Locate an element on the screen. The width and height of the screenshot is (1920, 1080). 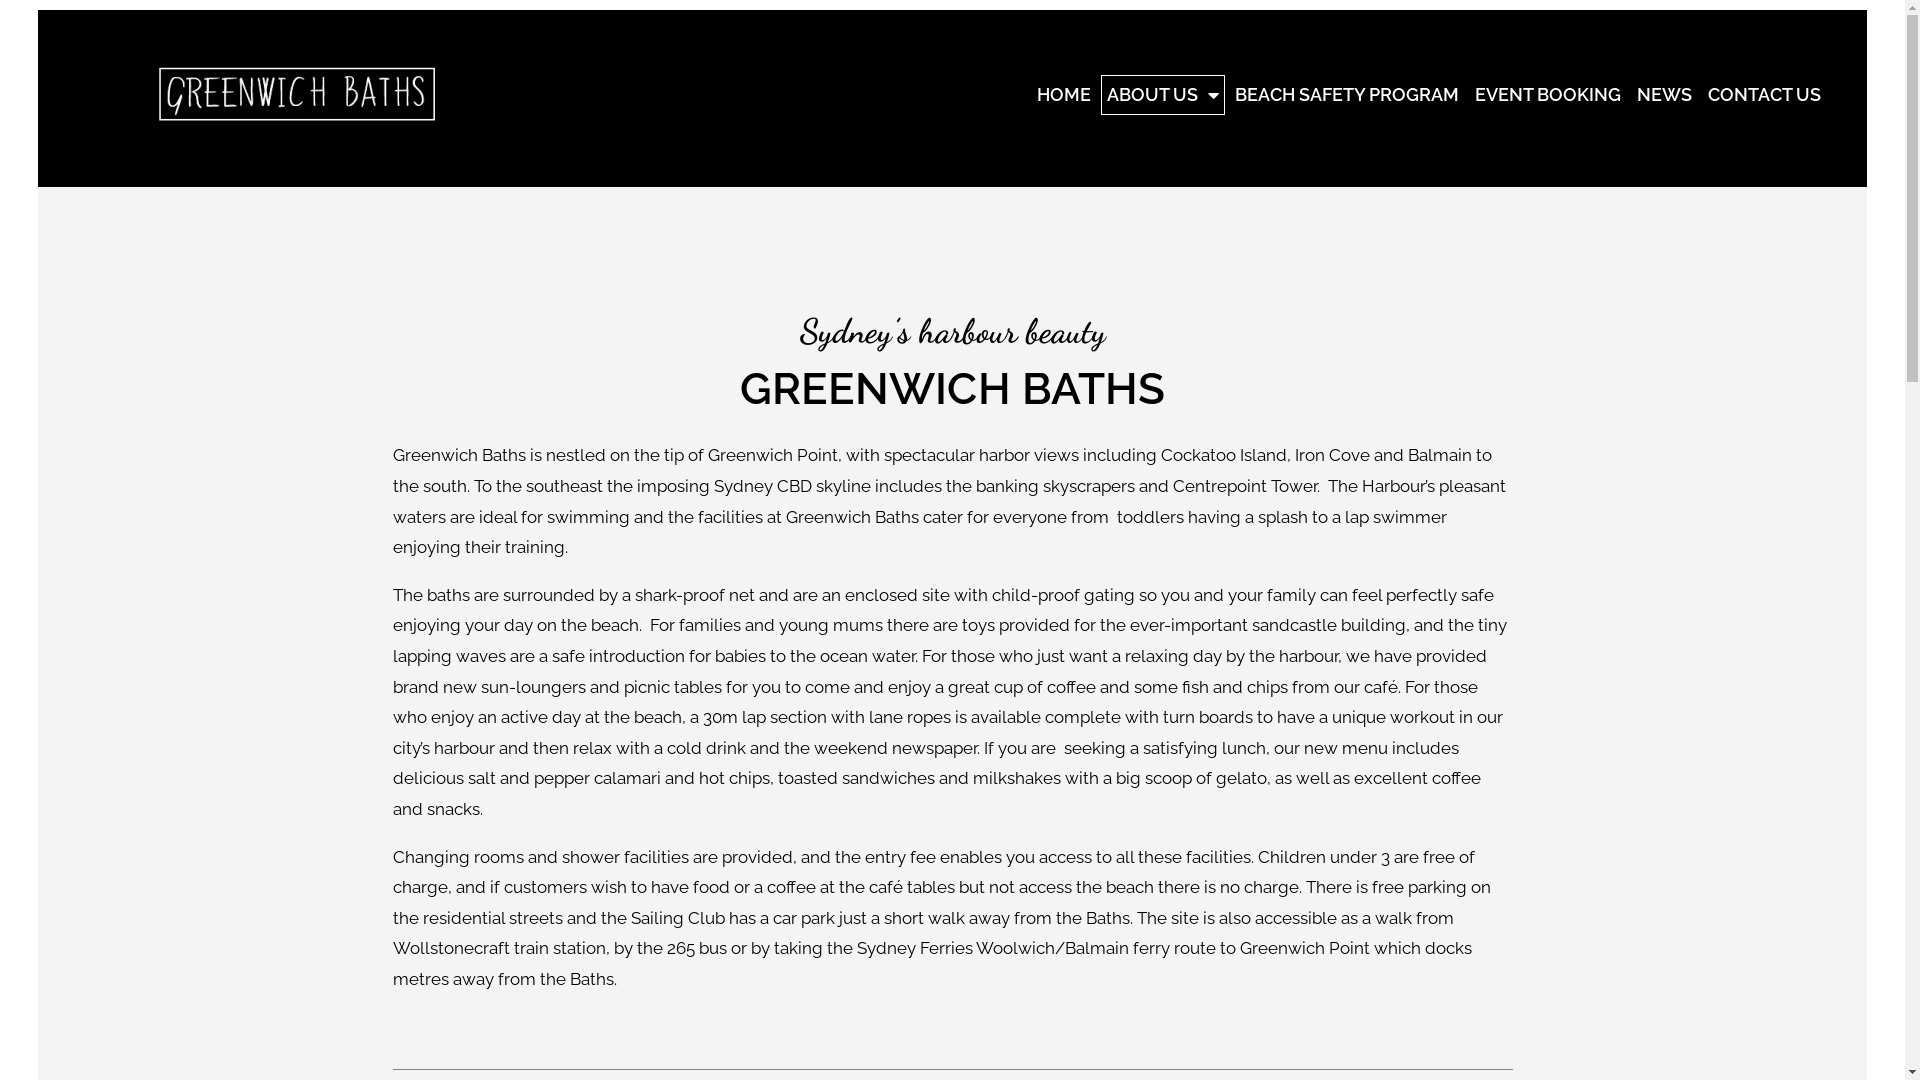
'greenwich-logo-15-2-copy2' is located at coordinates (296, 94).